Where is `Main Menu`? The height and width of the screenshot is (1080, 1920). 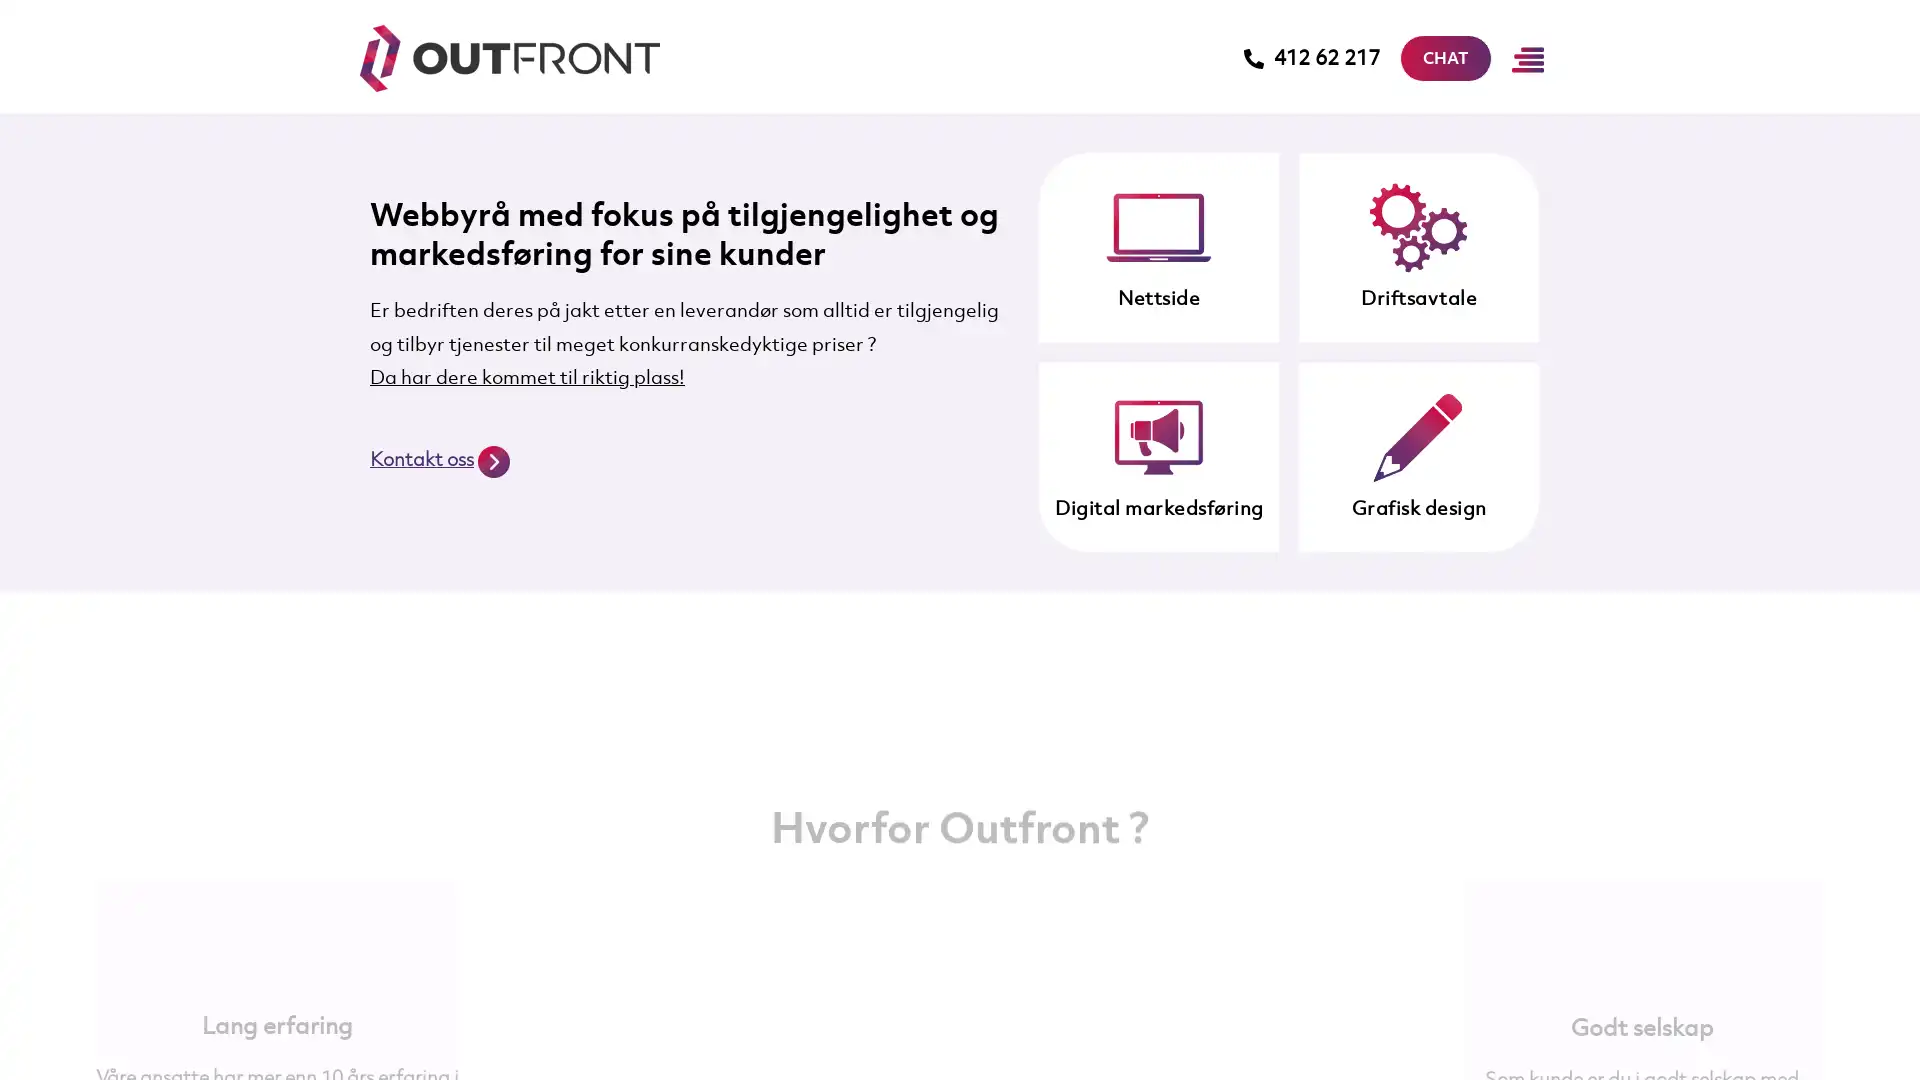 Main Menu is located at coordinates (1534, 66).